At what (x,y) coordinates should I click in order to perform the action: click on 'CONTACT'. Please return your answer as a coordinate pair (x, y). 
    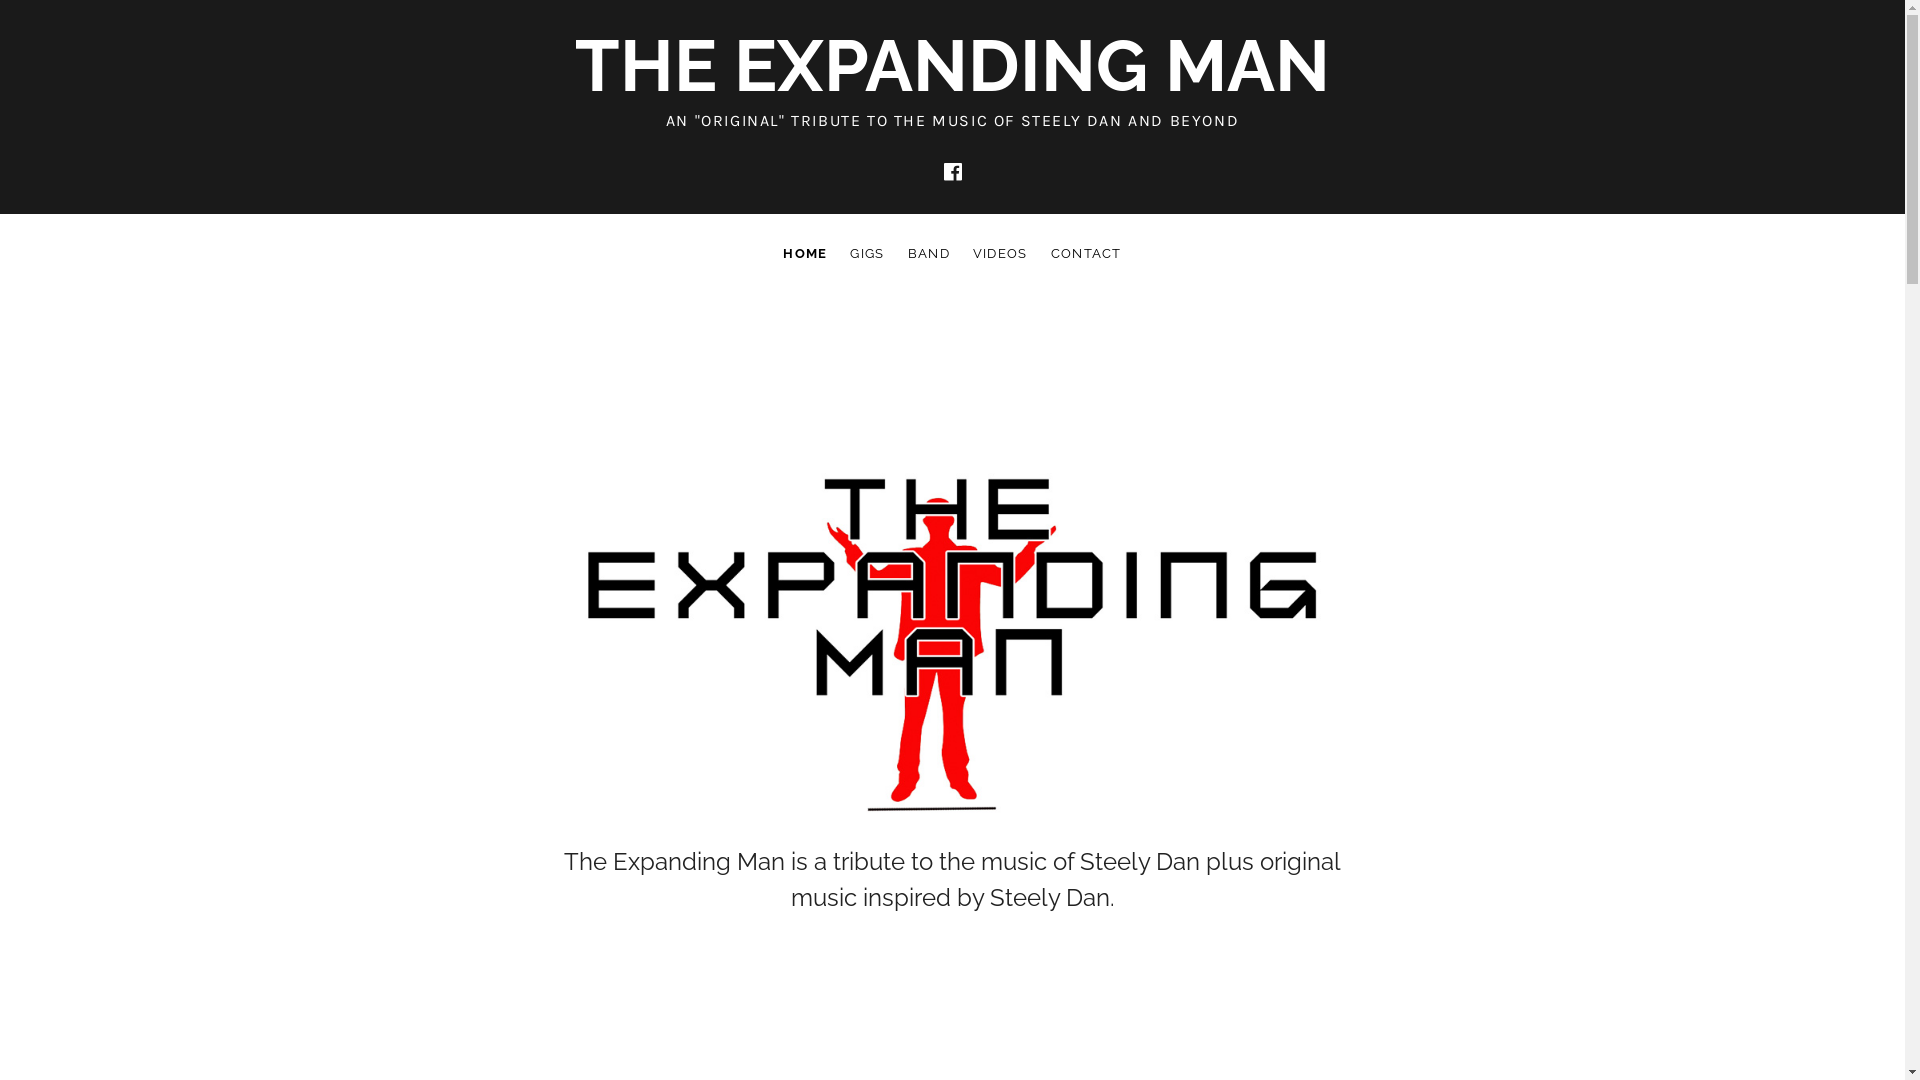
    Looking at the image, I should click on (1085, 253).